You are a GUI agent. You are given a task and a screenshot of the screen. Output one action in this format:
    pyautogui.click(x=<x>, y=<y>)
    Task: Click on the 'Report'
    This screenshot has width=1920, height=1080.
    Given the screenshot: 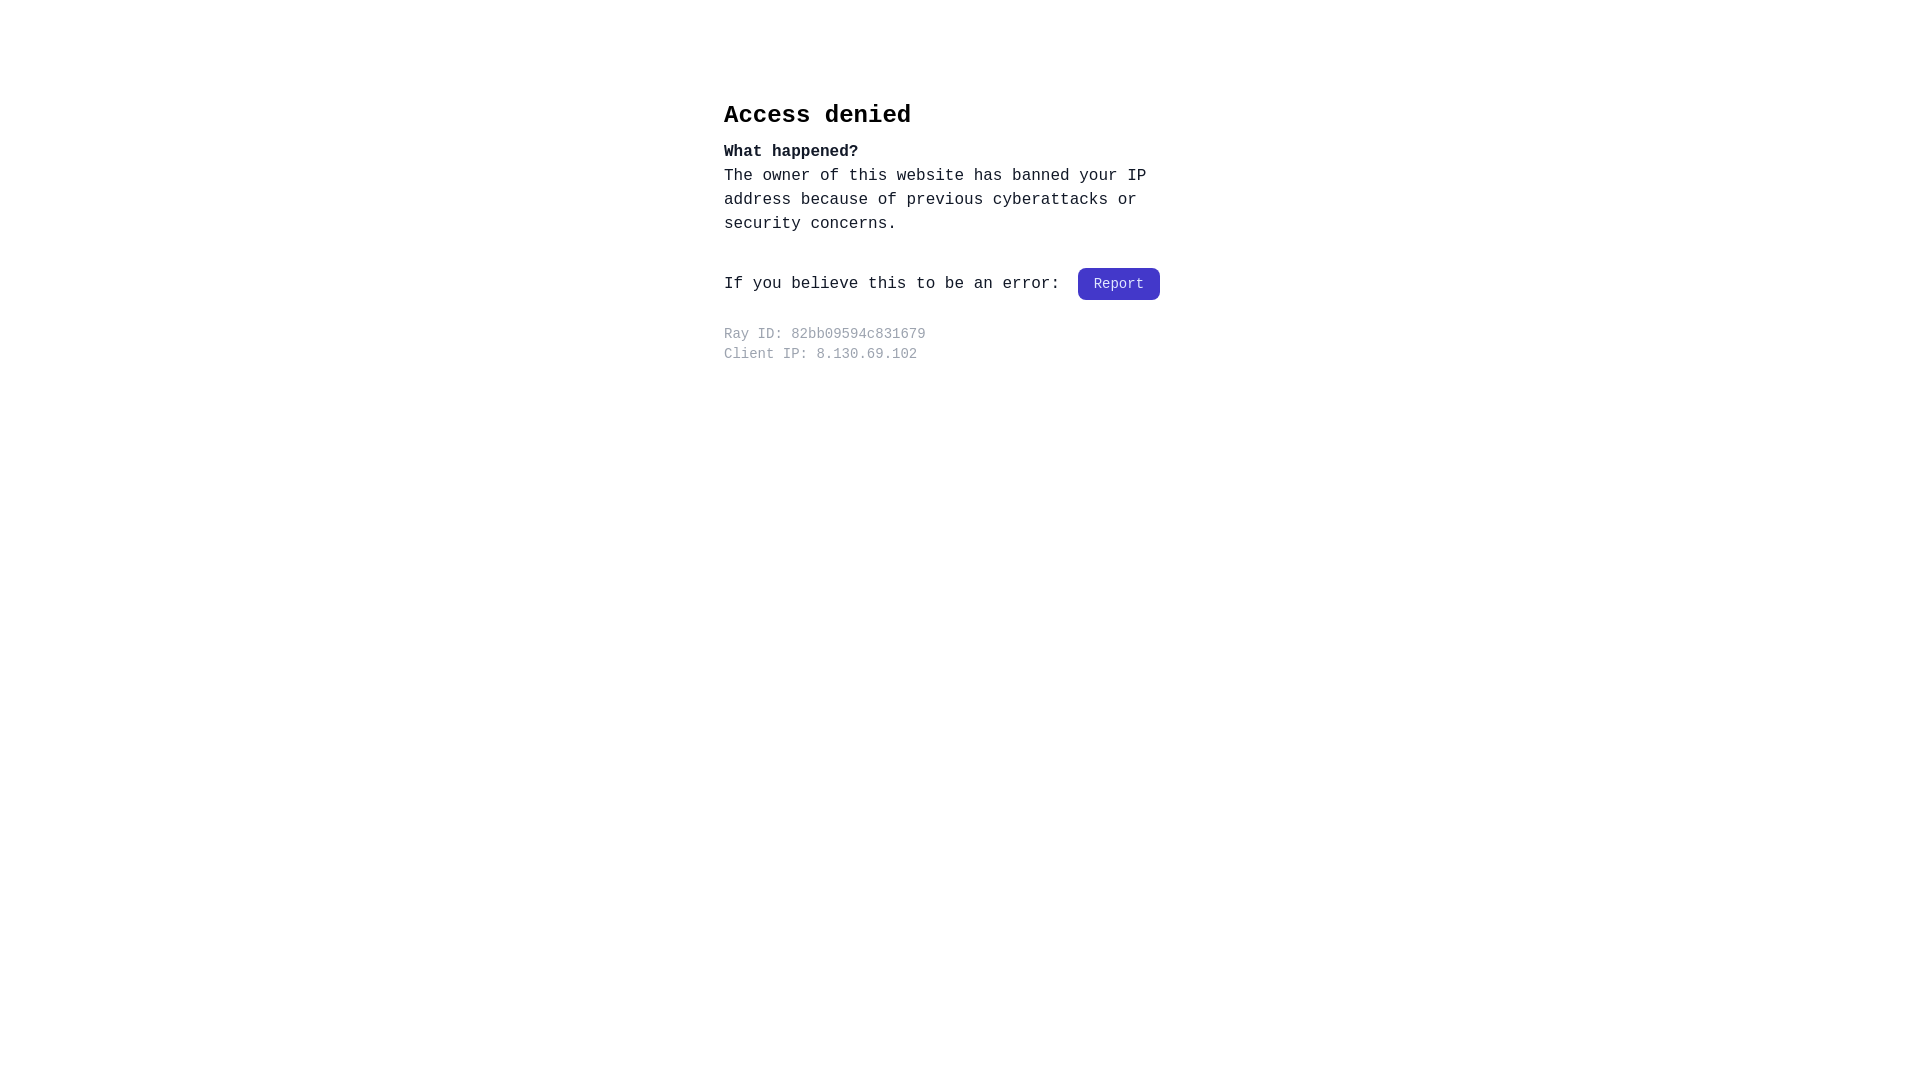 What is the action you would take?
    pyautogui.click(x=1117, y=284)
    